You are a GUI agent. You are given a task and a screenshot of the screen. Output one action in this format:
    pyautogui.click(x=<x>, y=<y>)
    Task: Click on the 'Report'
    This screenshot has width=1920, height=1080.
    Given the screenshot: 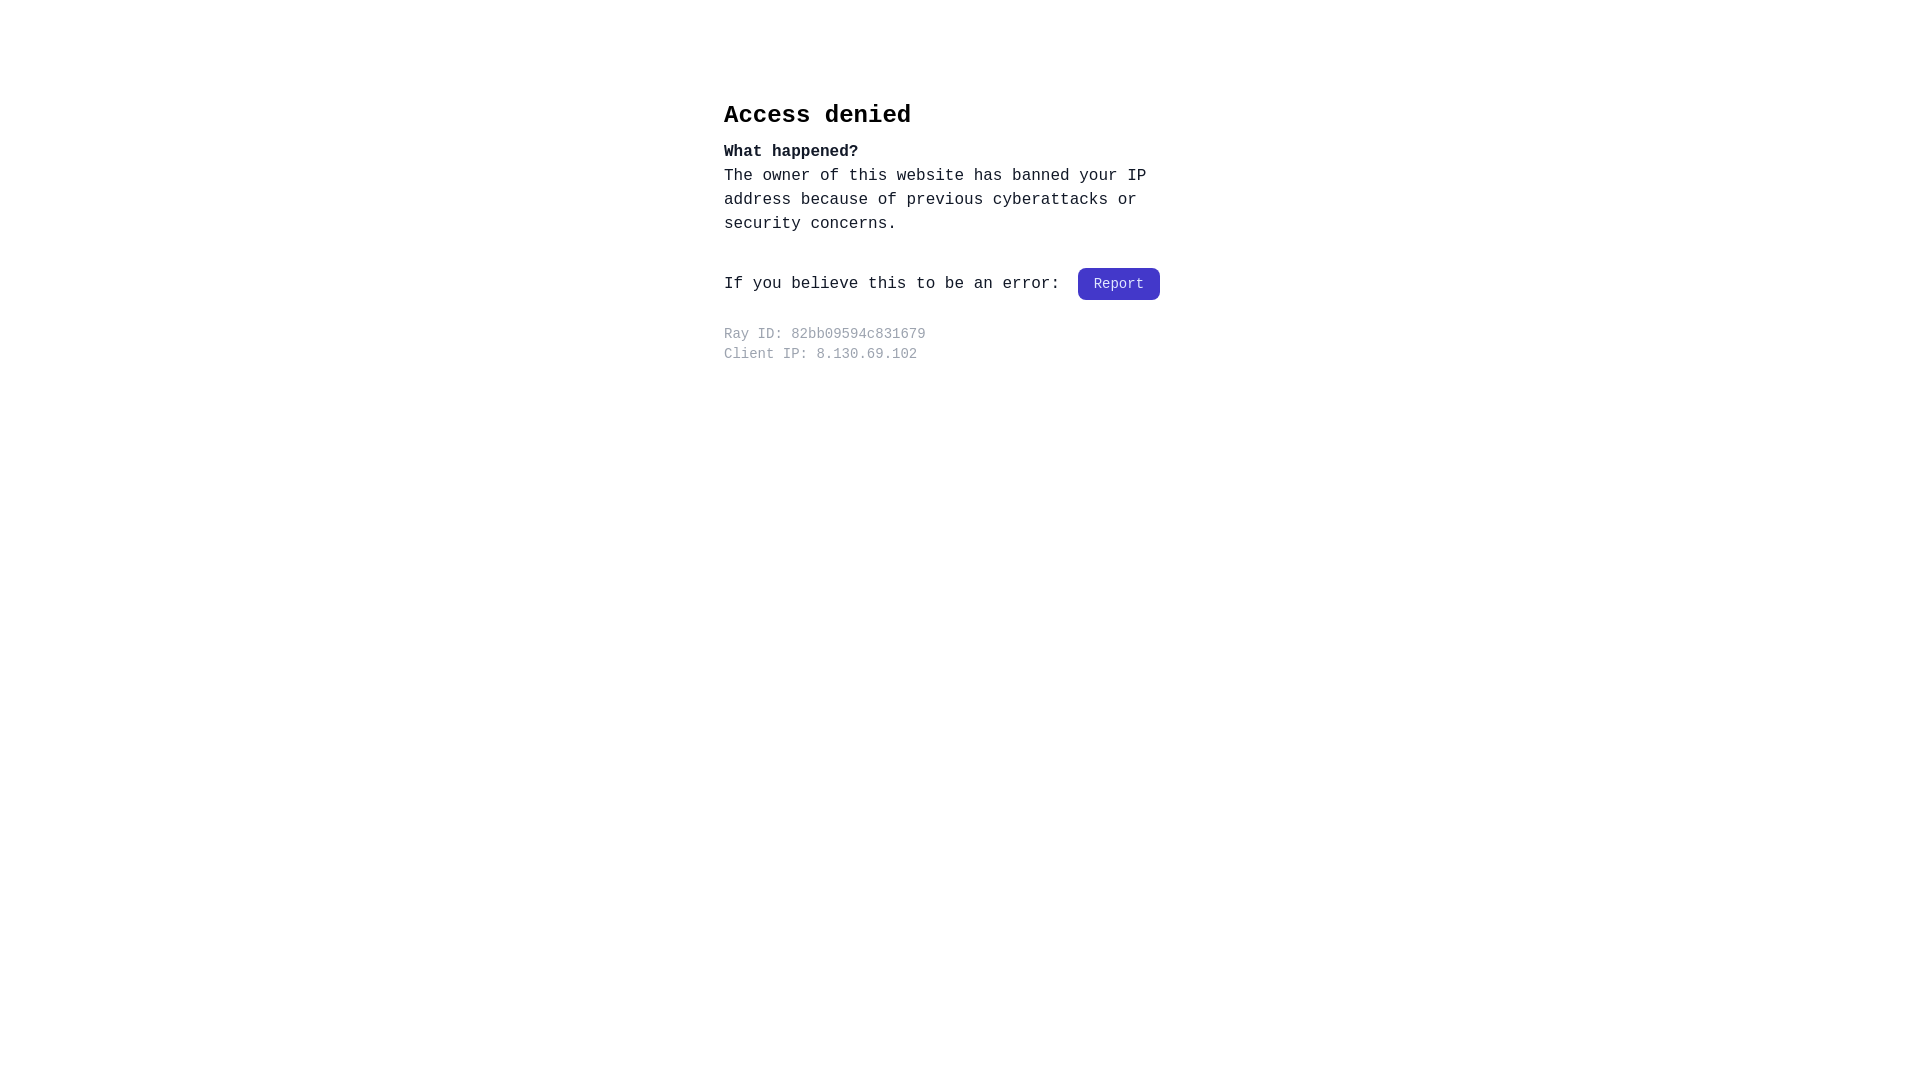 What is the action you would take?
    pyautogui.click(x=1117, y=284)
    